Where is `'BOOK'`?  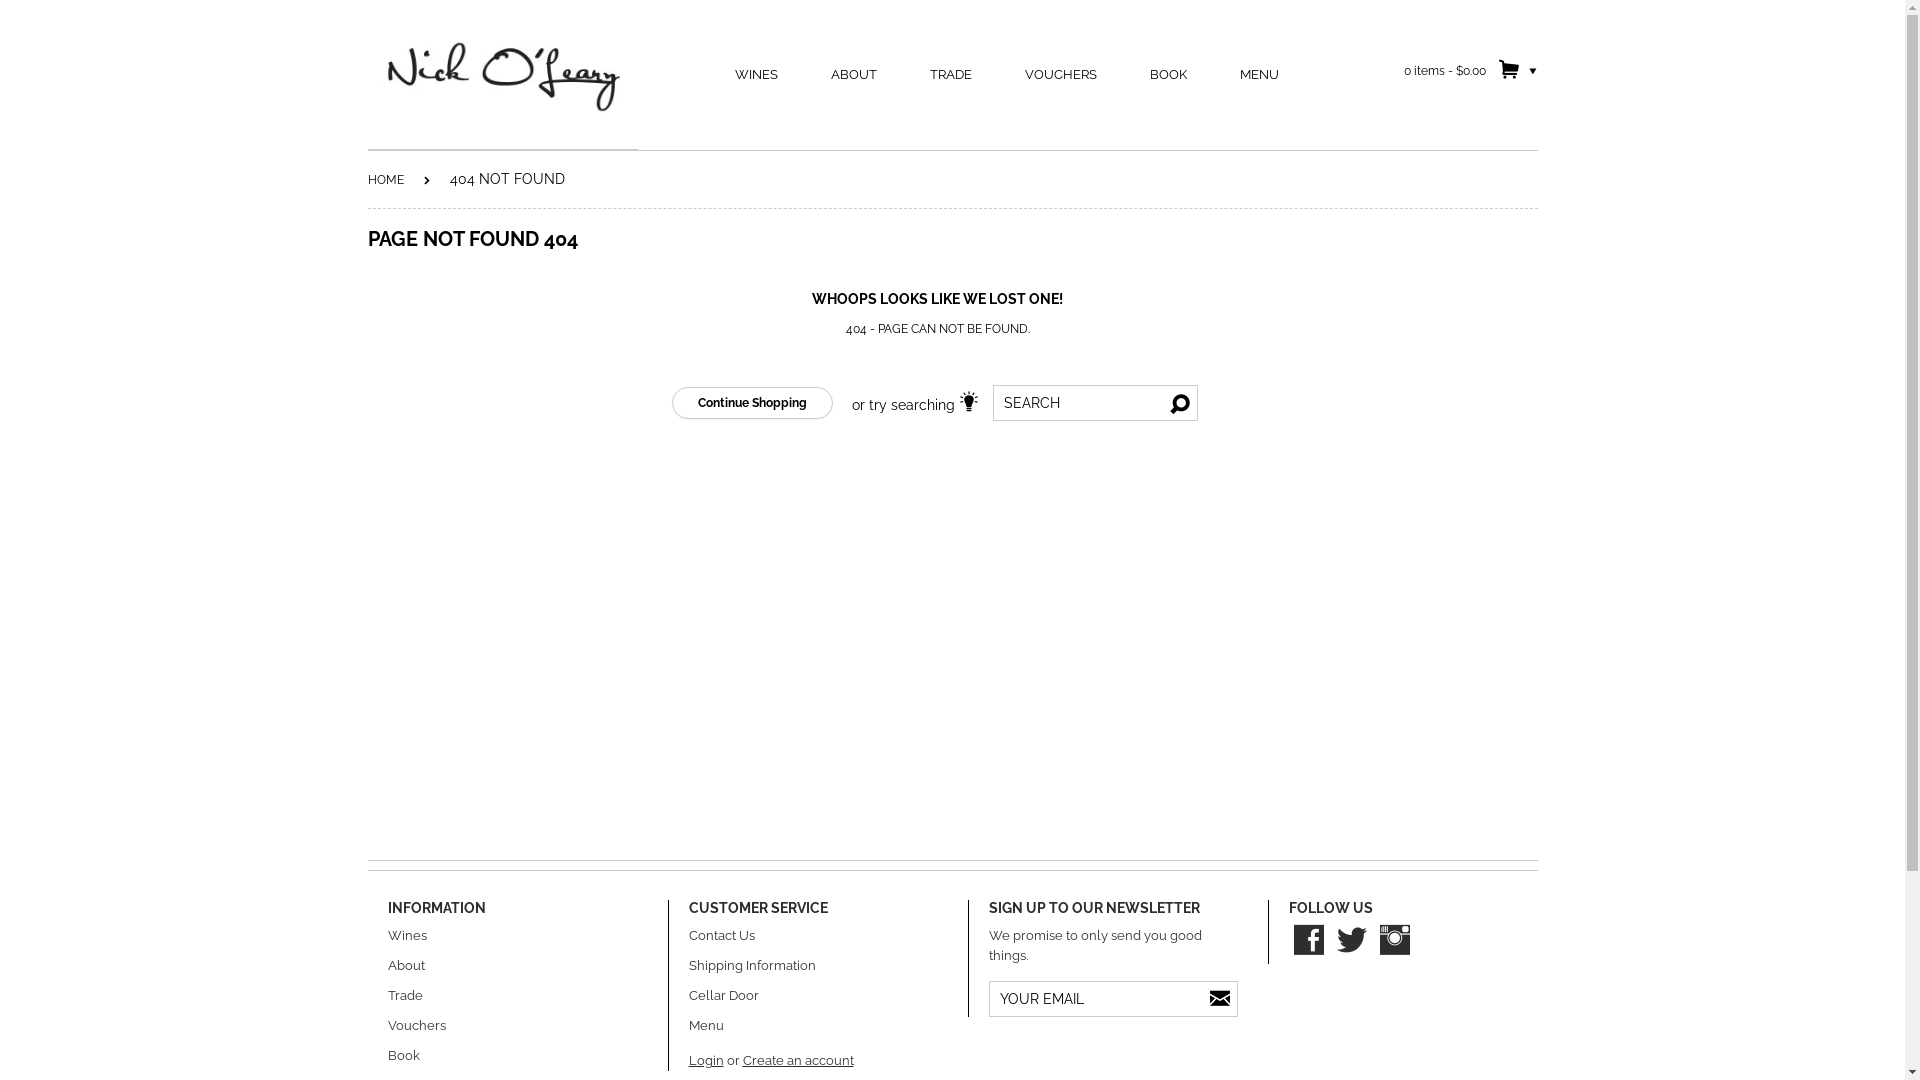 'BOOK' is located at coordinates (1168, 73).